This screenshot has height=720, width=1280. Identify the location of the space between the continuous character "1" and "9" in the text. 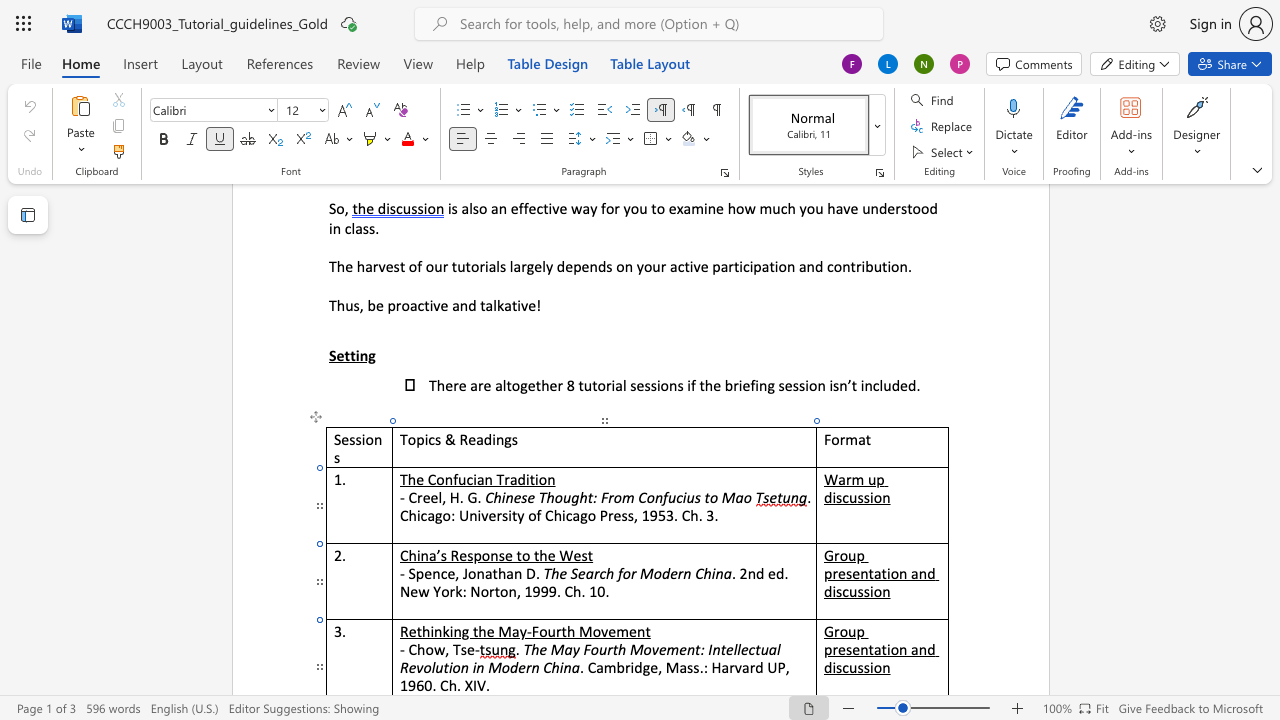
(407, 684).